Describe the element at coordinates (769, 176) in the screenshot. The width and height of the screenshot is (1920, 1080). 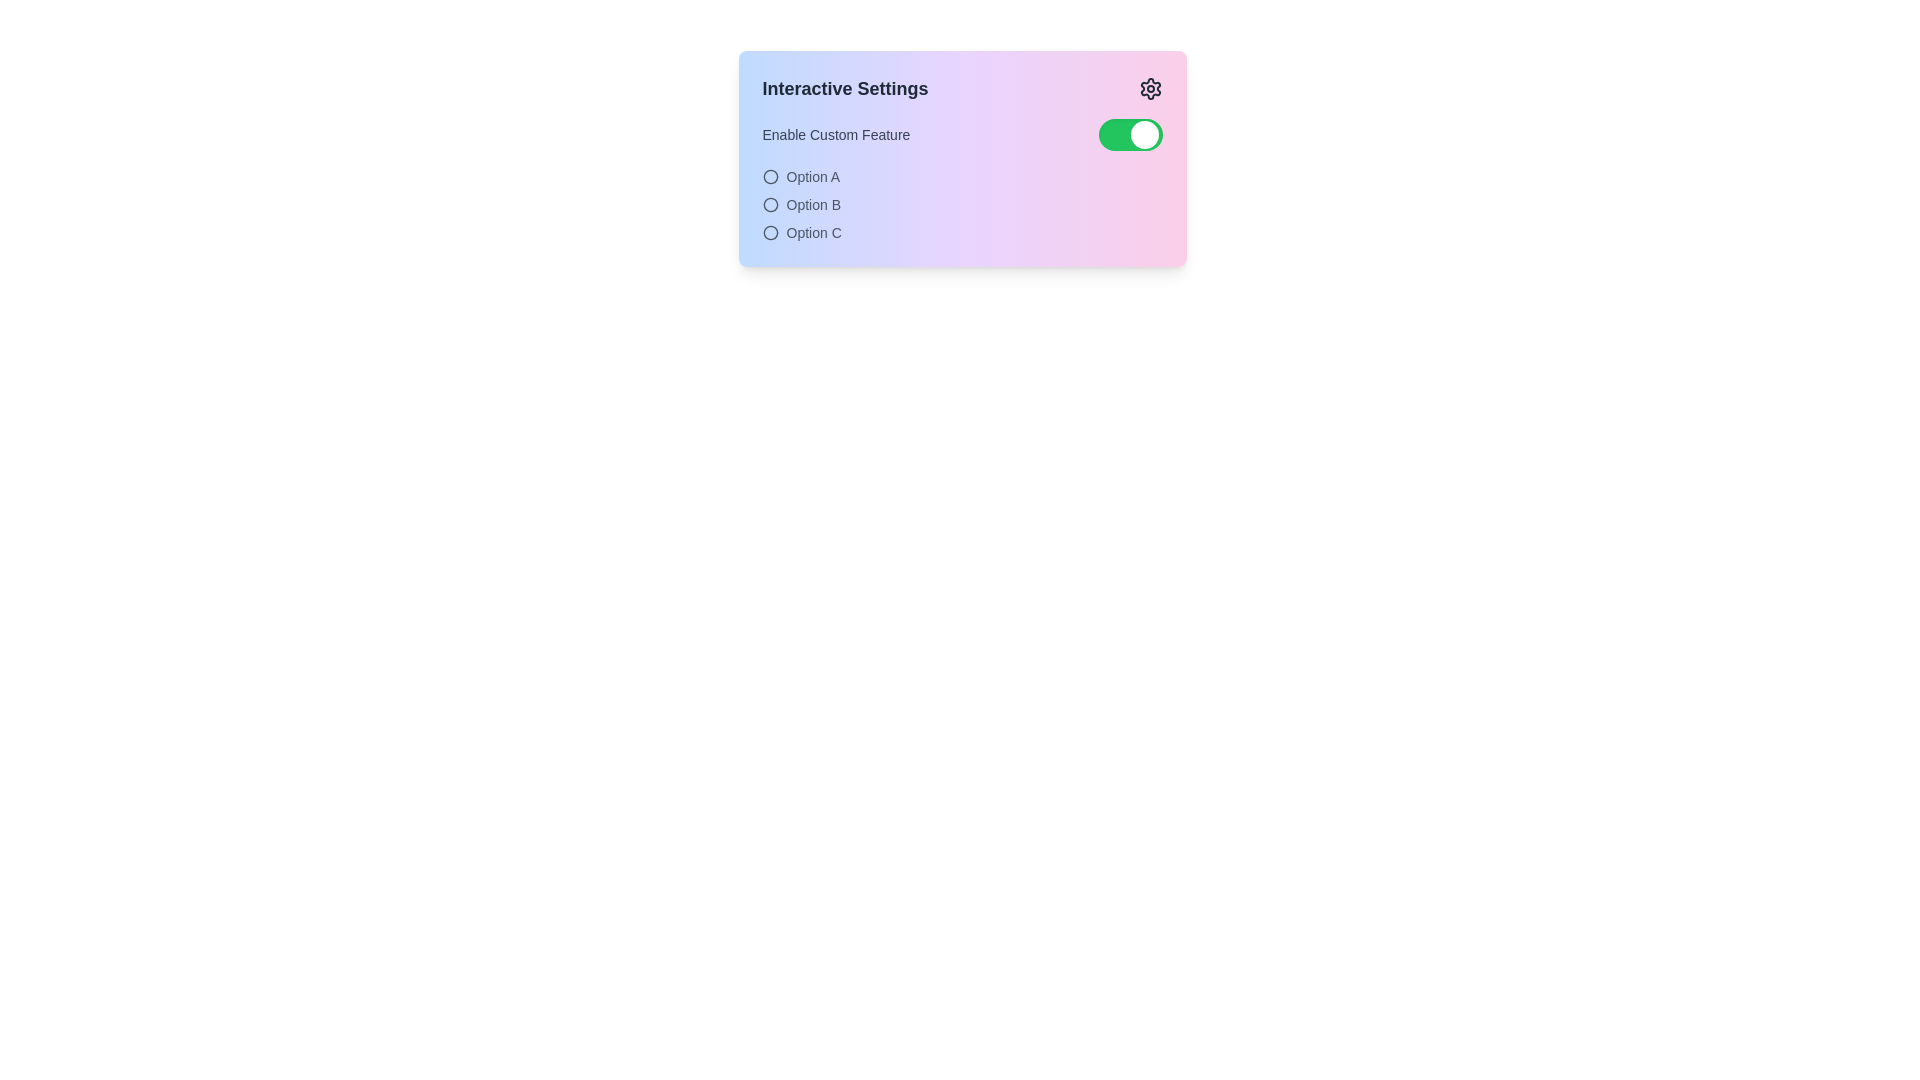
I see `the radio button labeled 'Option A'` at that location.